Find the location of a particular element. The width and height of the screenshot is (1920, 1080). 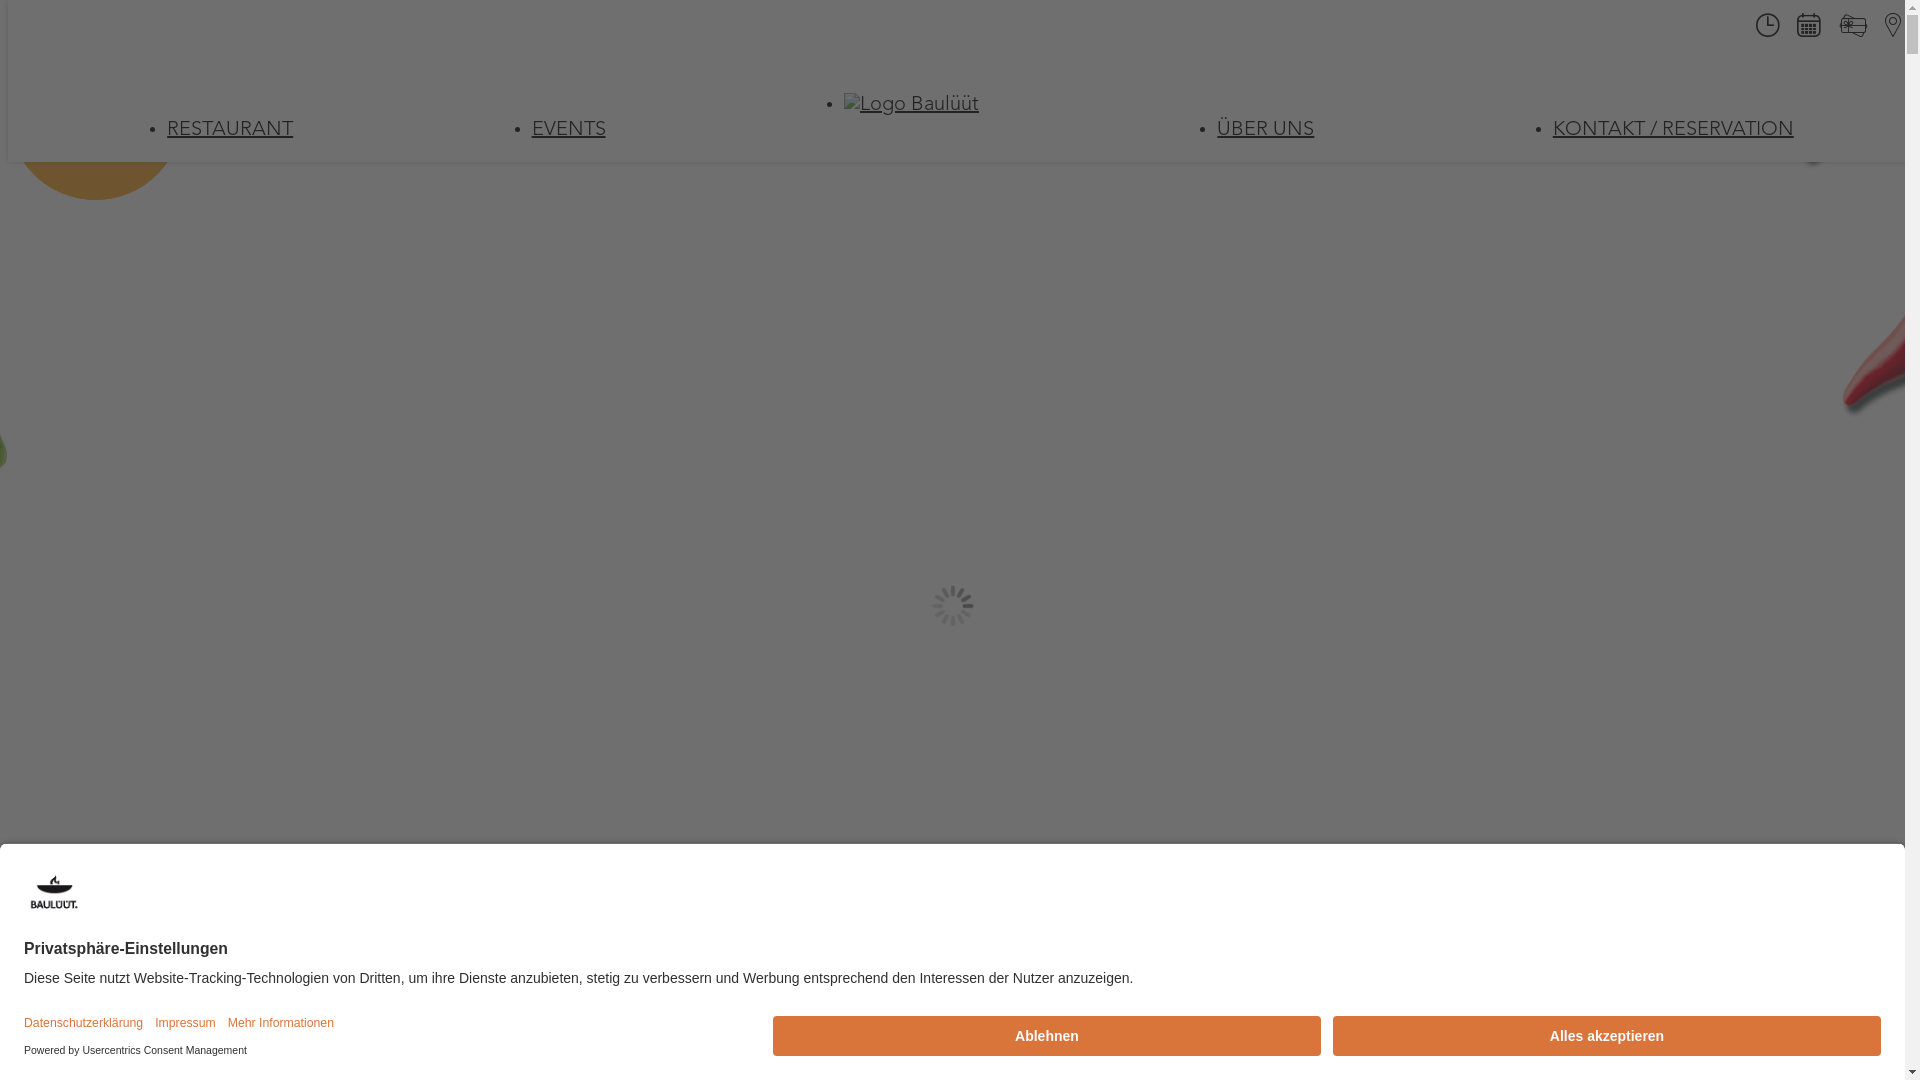

'EVENTS' is located at coordinates (568, 130).